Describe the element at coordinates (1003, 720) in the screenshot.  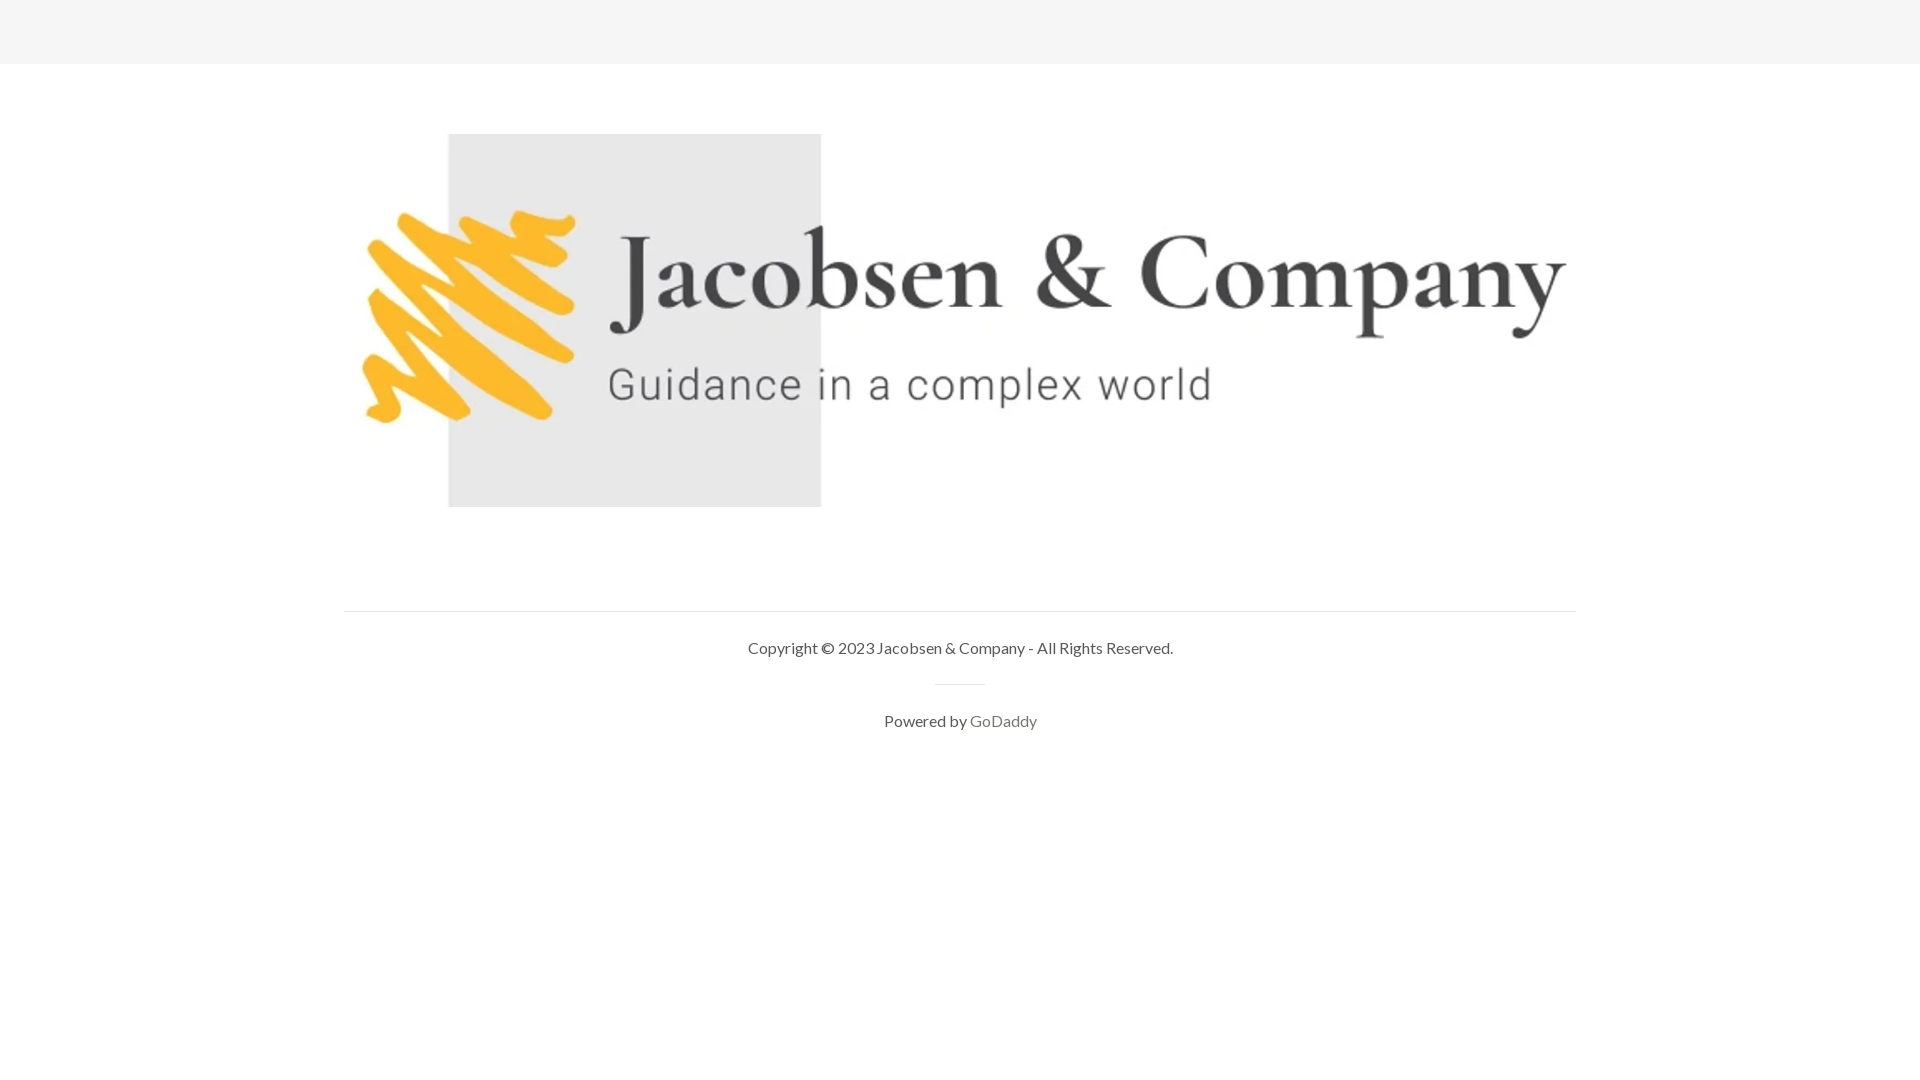
I see `'GoDaddy'` at that location.